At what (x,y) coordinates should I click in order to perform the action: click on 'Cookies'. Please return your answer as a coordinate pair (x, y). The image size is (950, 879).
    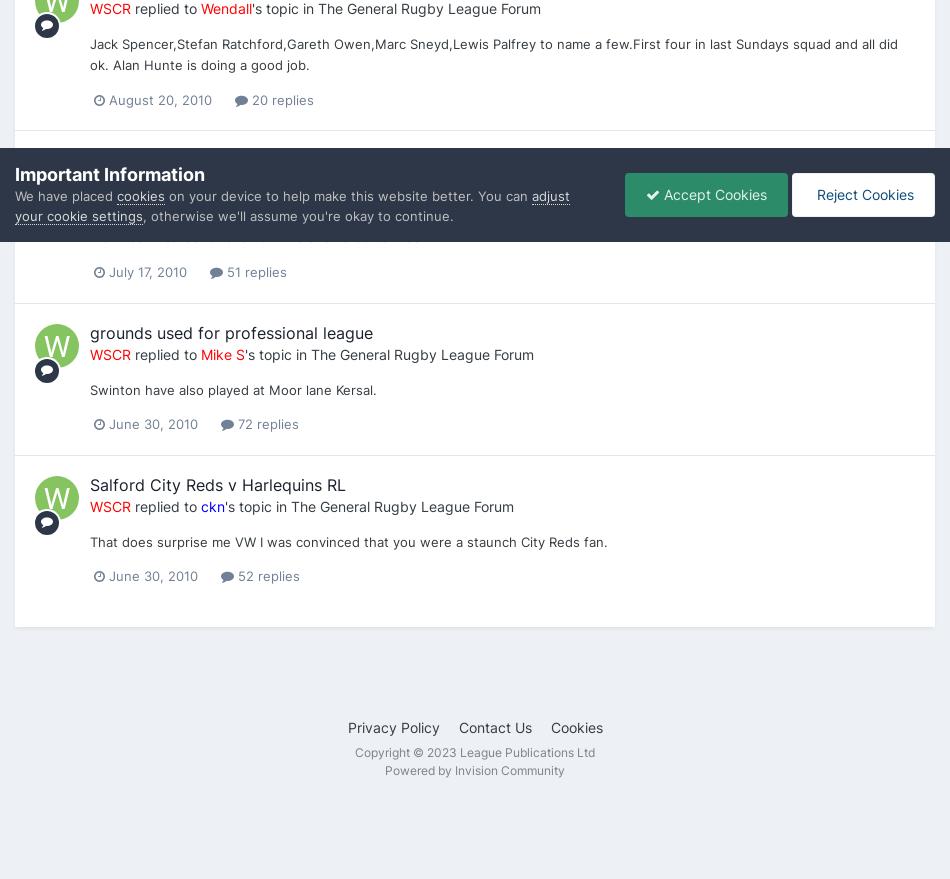
    Looking at the image, I should click on (575, 726).